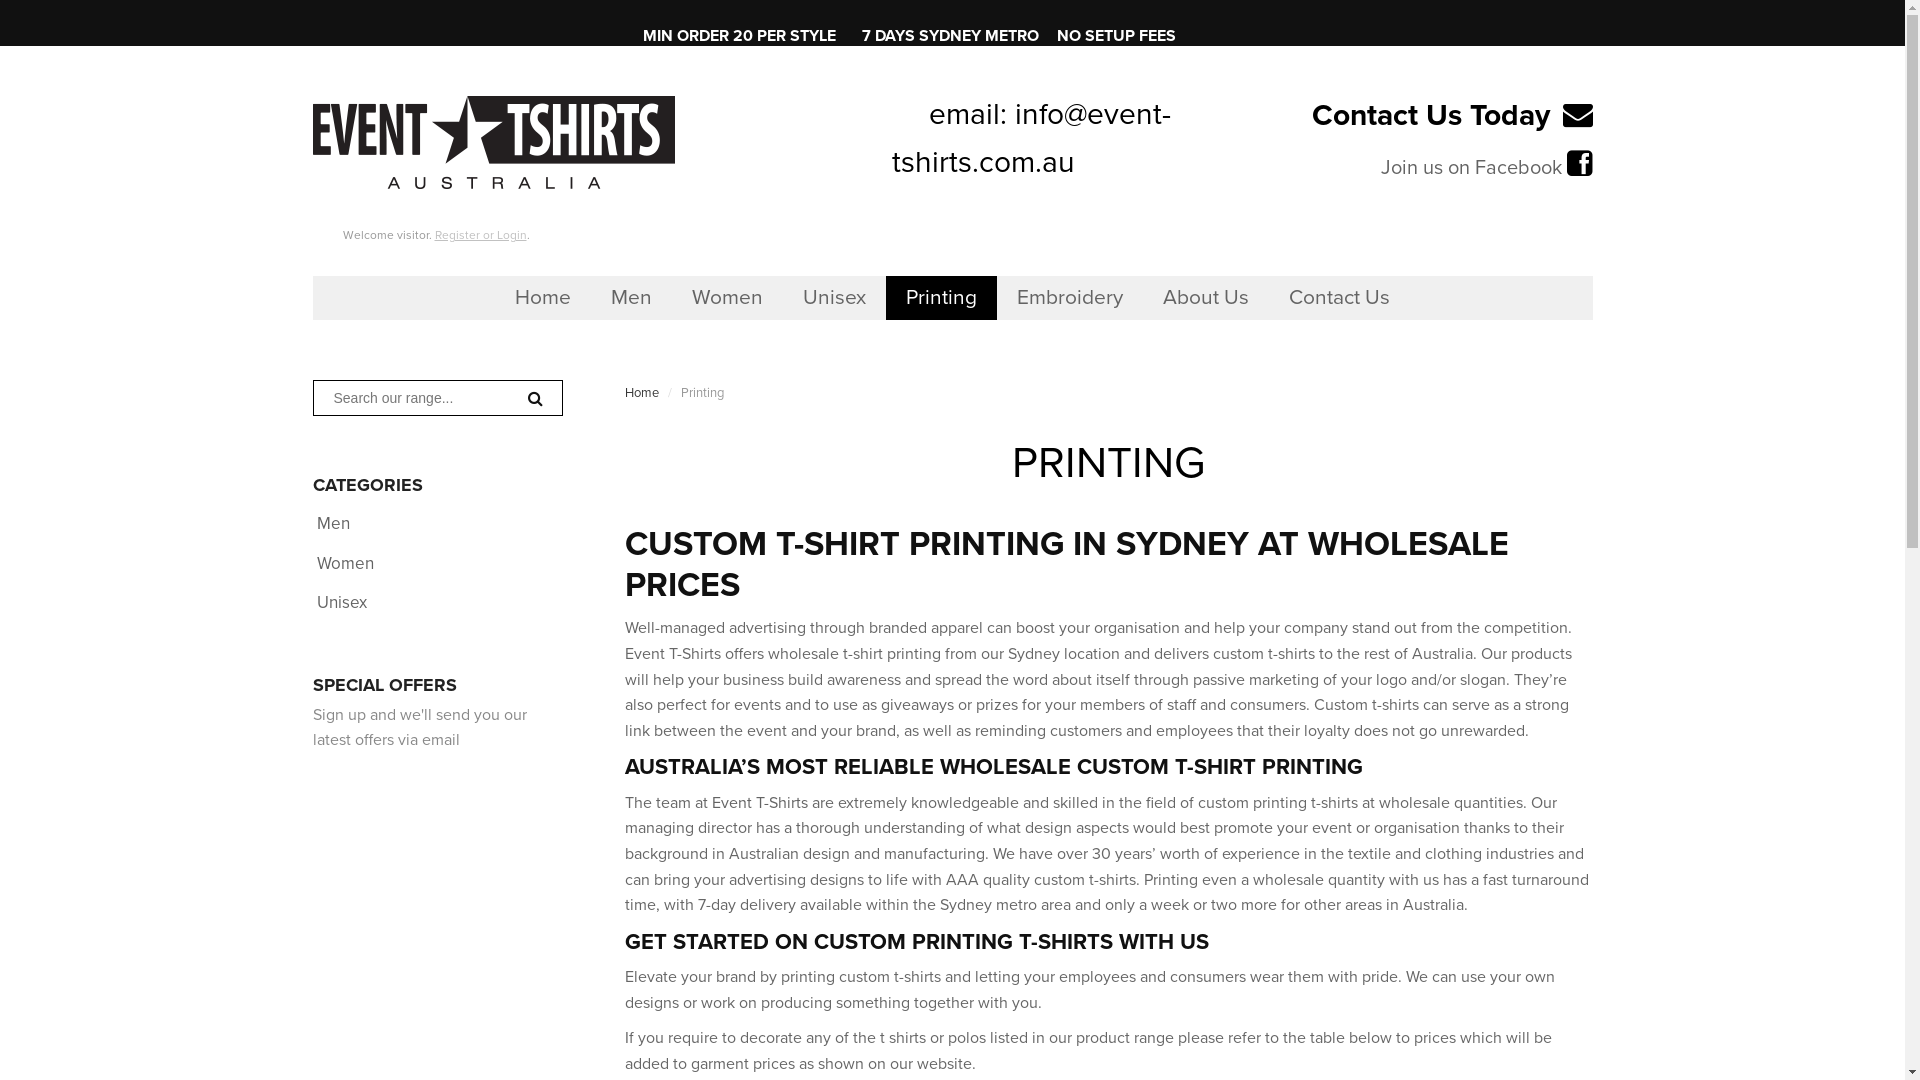 The image size is (1920, 1080). Describe the element at coordinates (1069, 297) in the screenshot. I see `'Embroidery'` at that location.